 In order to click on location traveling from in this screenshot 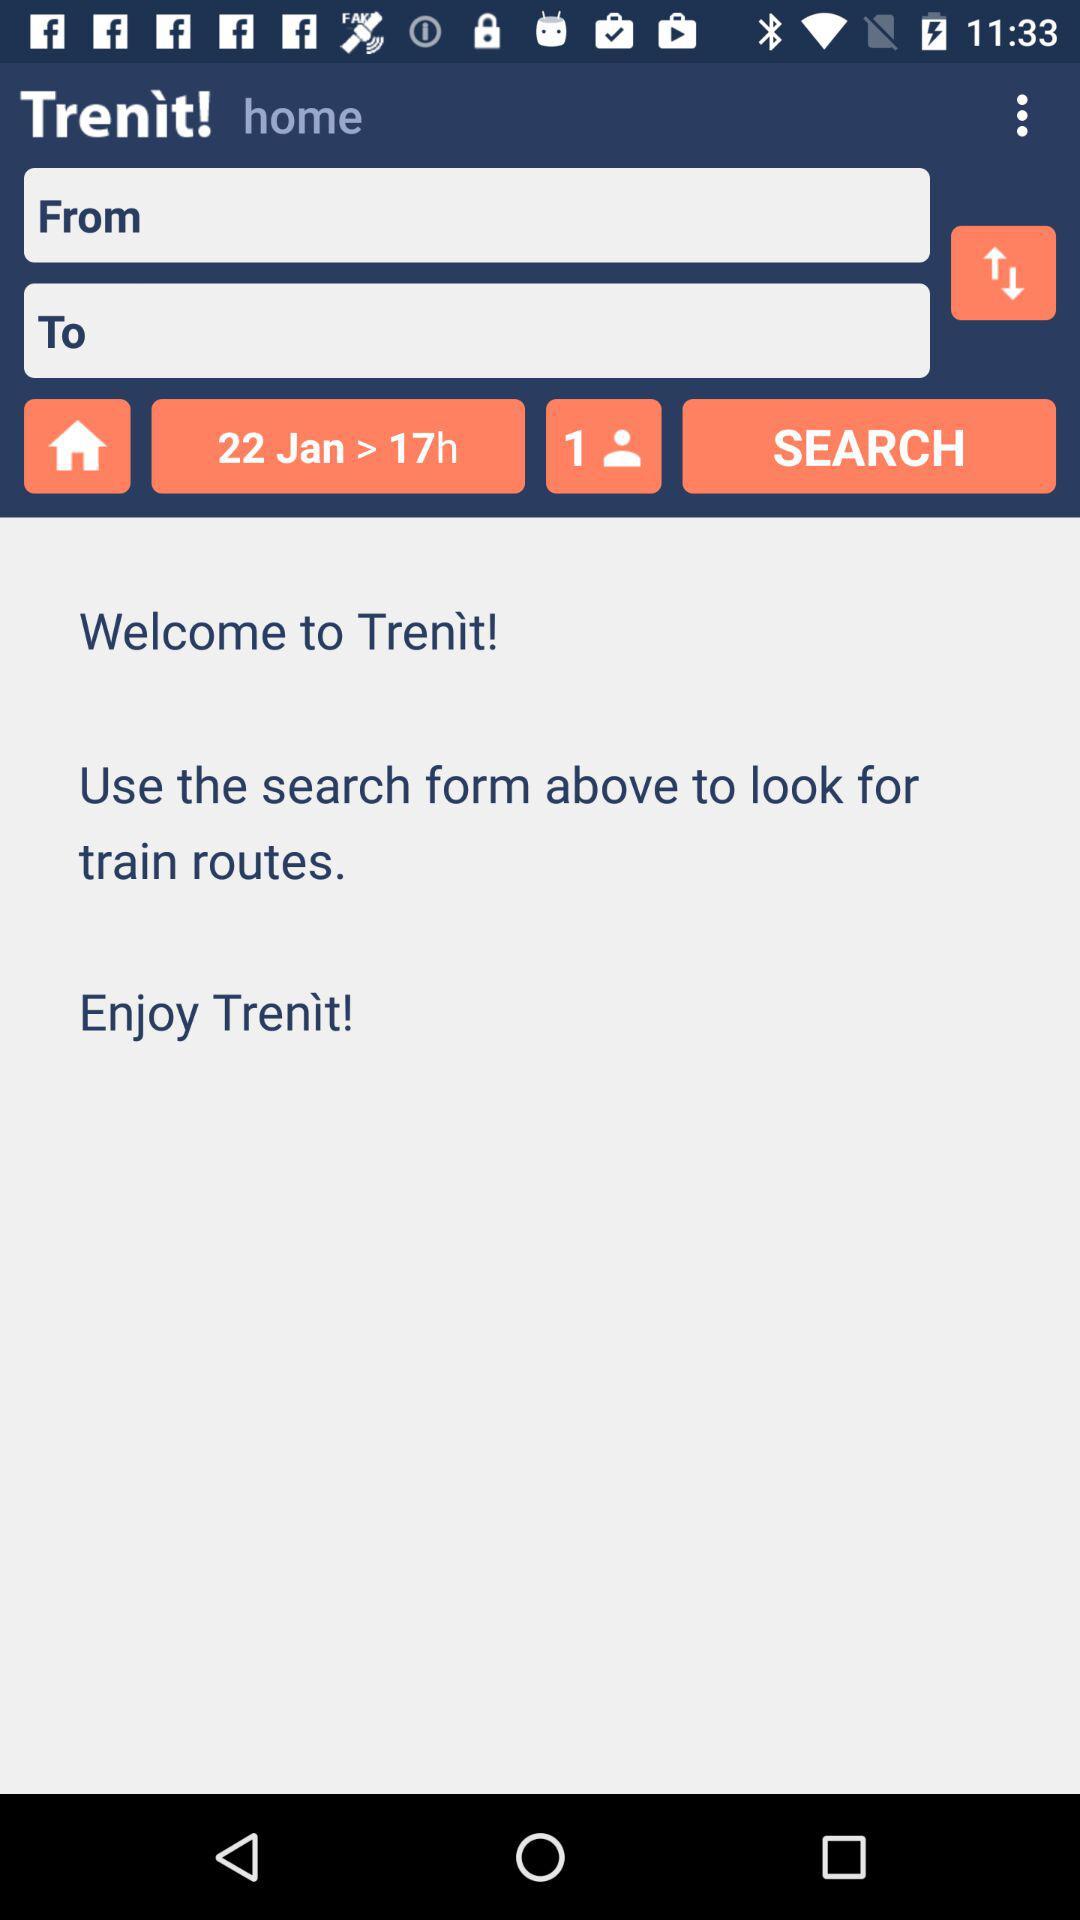, I will do `click(534, 215)`.